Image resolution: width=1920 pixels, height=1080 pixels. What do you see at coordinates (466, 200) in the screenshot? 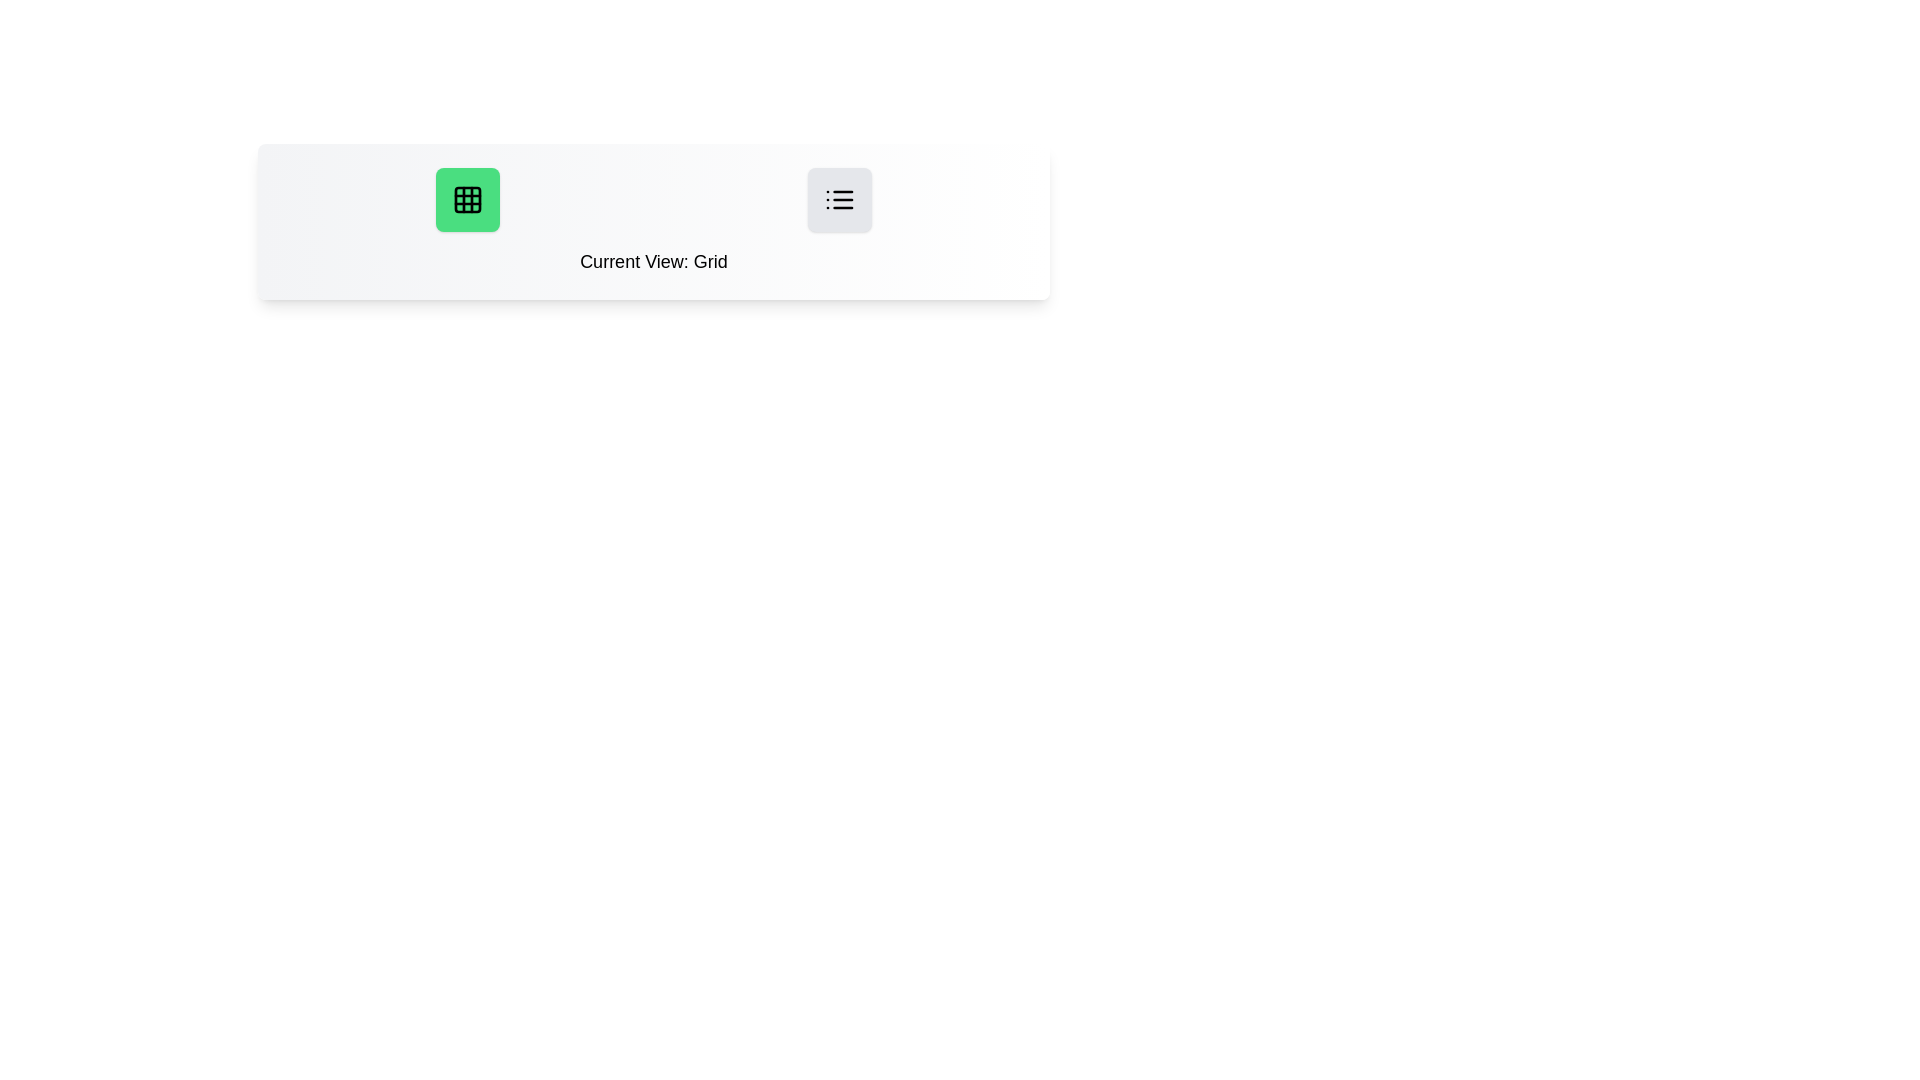
I see `the button labeled Grid to observe its hover effect` at bounding box center [466, 200].